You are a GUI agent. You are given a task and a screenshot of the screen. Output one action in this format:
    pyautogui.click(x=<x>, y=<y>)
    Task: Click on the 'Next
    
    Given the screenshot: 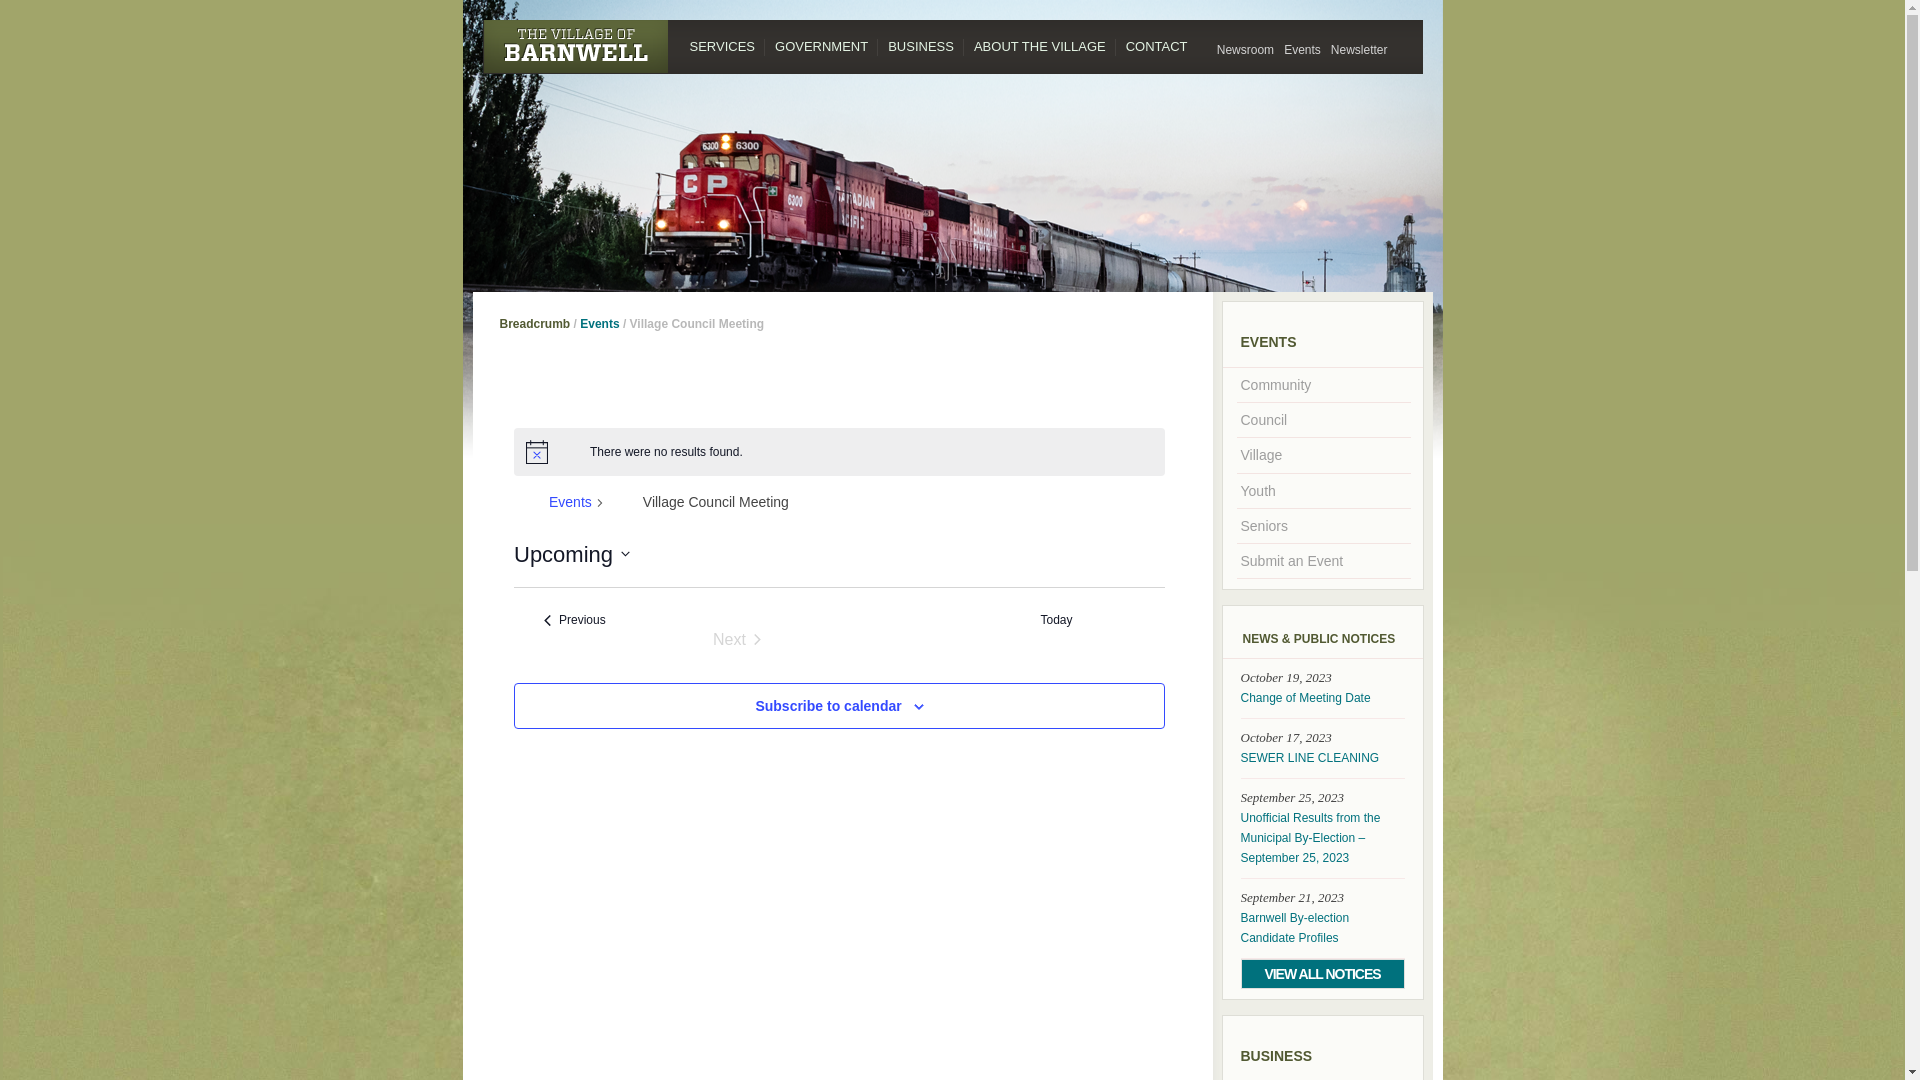 What is the action you would take?
    pyautogui.click(x=736, y=640)
    